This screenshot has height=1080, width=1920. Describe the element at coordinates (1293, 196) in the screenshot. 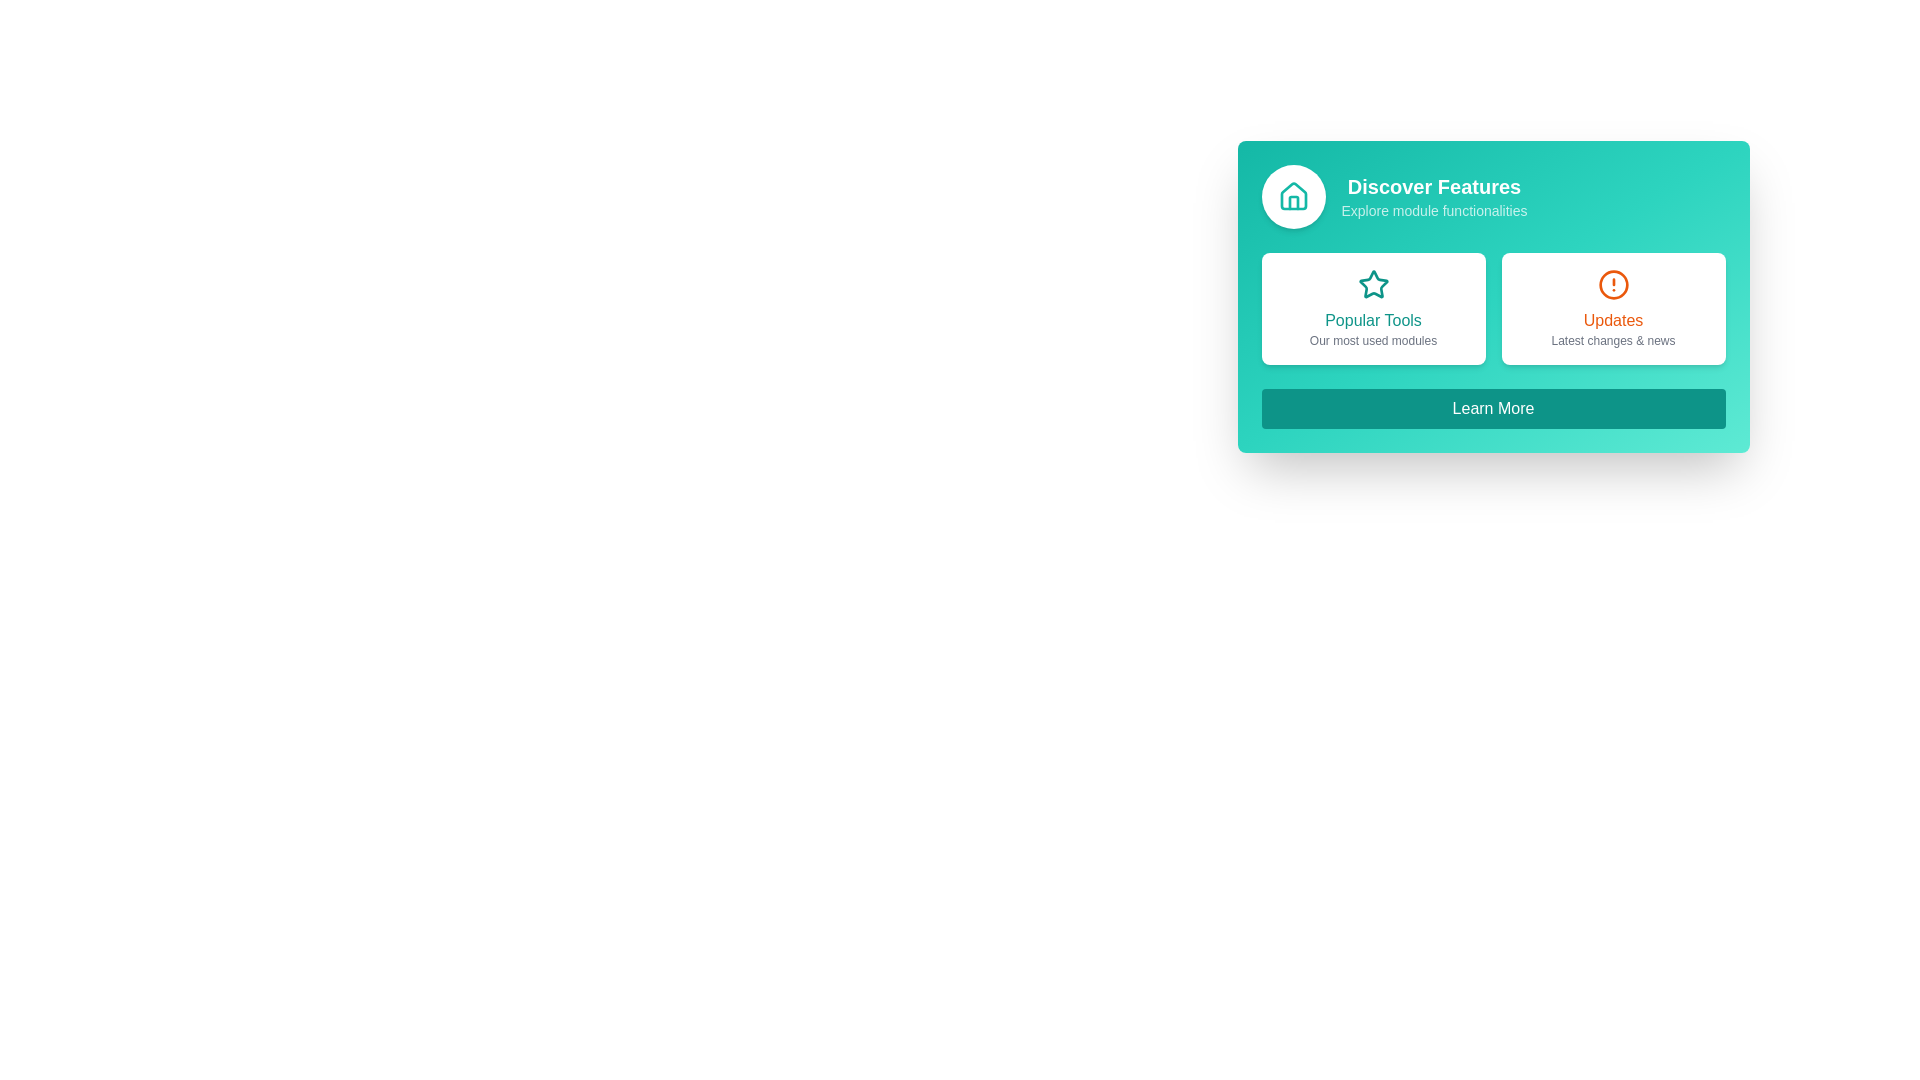

I see `the house-shaped icon with a teal color that is centered within the round teal background, located above the 'Discover Features' text` at that location.